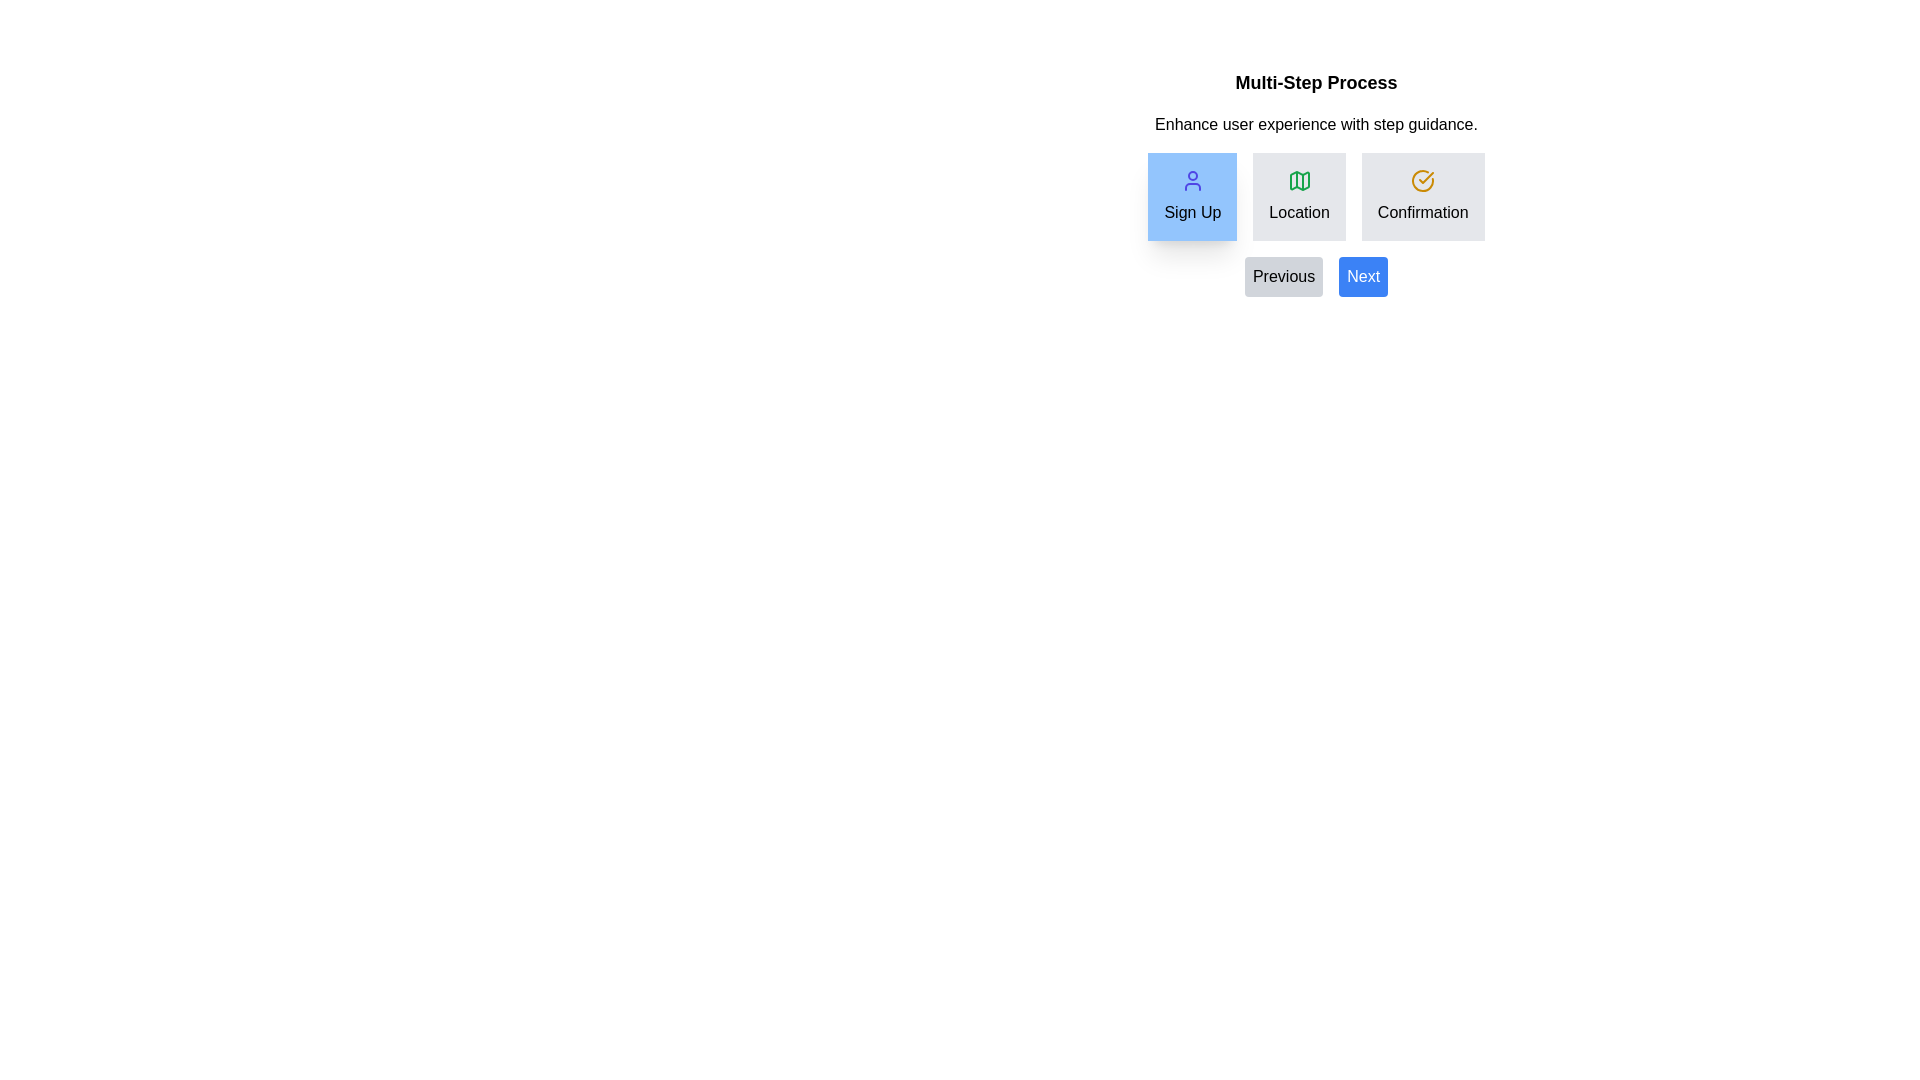 Image resolution: width=1920 pixels, height=1080 pixels. I want to click on the green map icon with a folded design labeled 'Location' situated in the second column of the navigation interface, so click(1299, 181).